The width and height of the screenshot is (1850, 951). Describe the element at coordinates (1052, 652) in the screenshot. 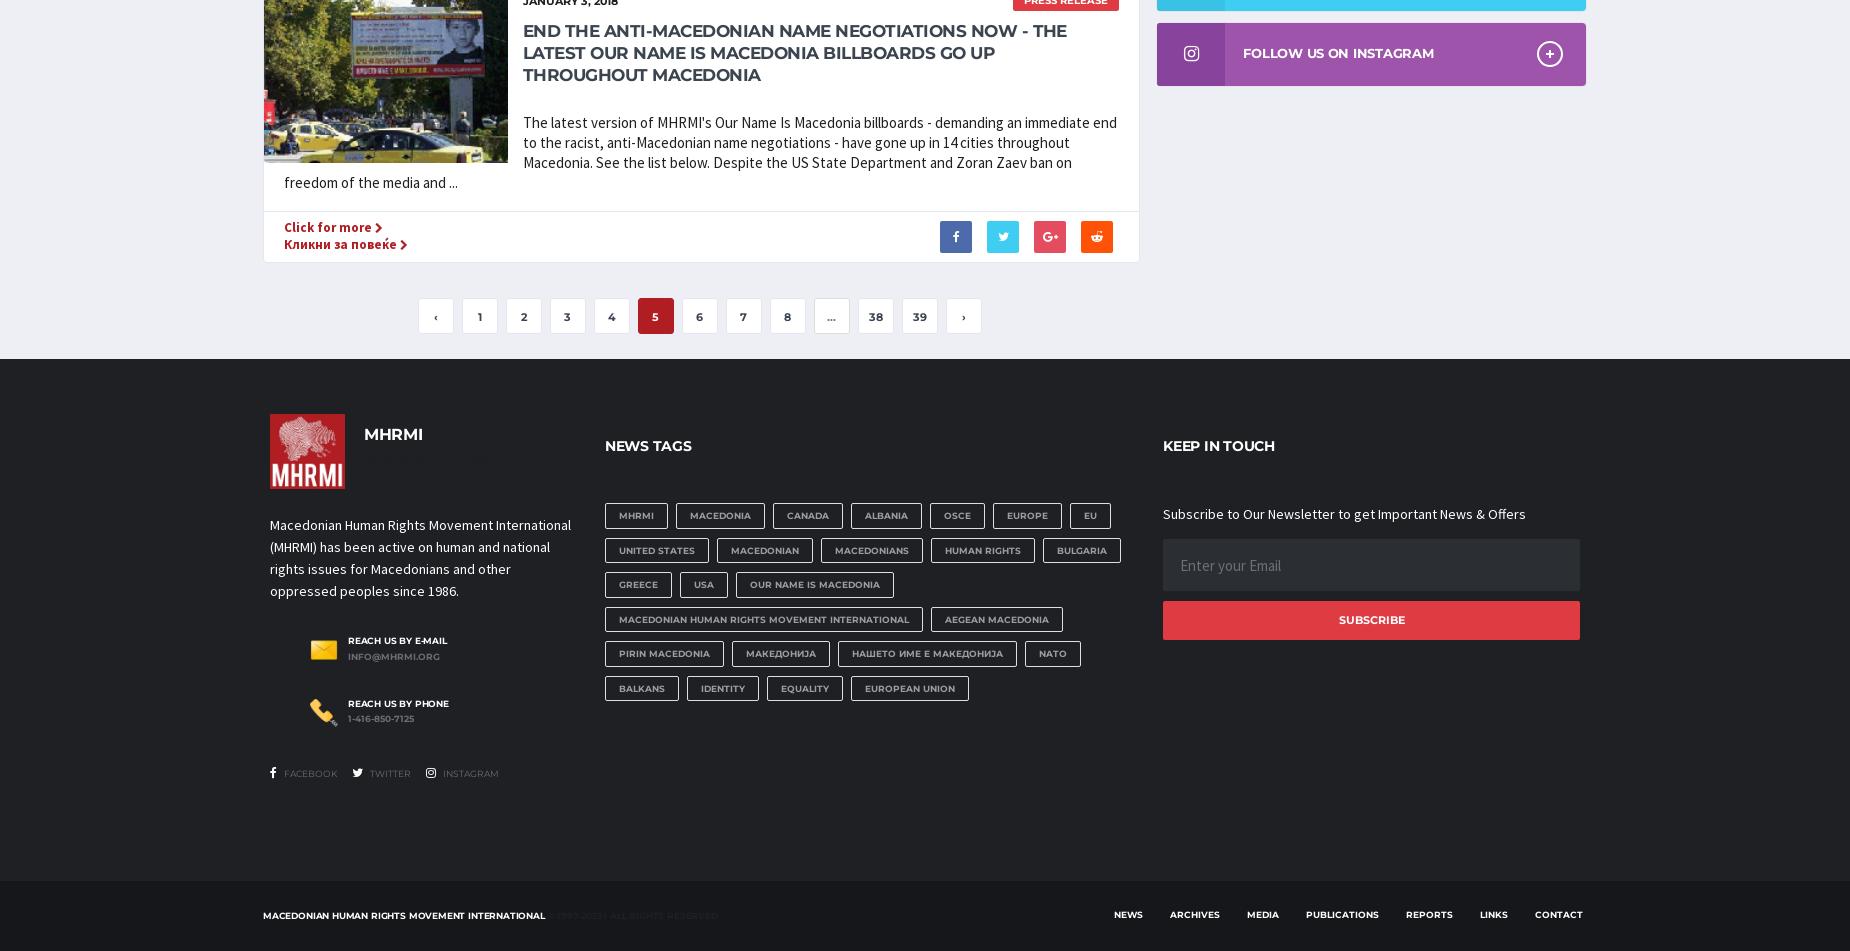

I see `'NATO'` at that location.